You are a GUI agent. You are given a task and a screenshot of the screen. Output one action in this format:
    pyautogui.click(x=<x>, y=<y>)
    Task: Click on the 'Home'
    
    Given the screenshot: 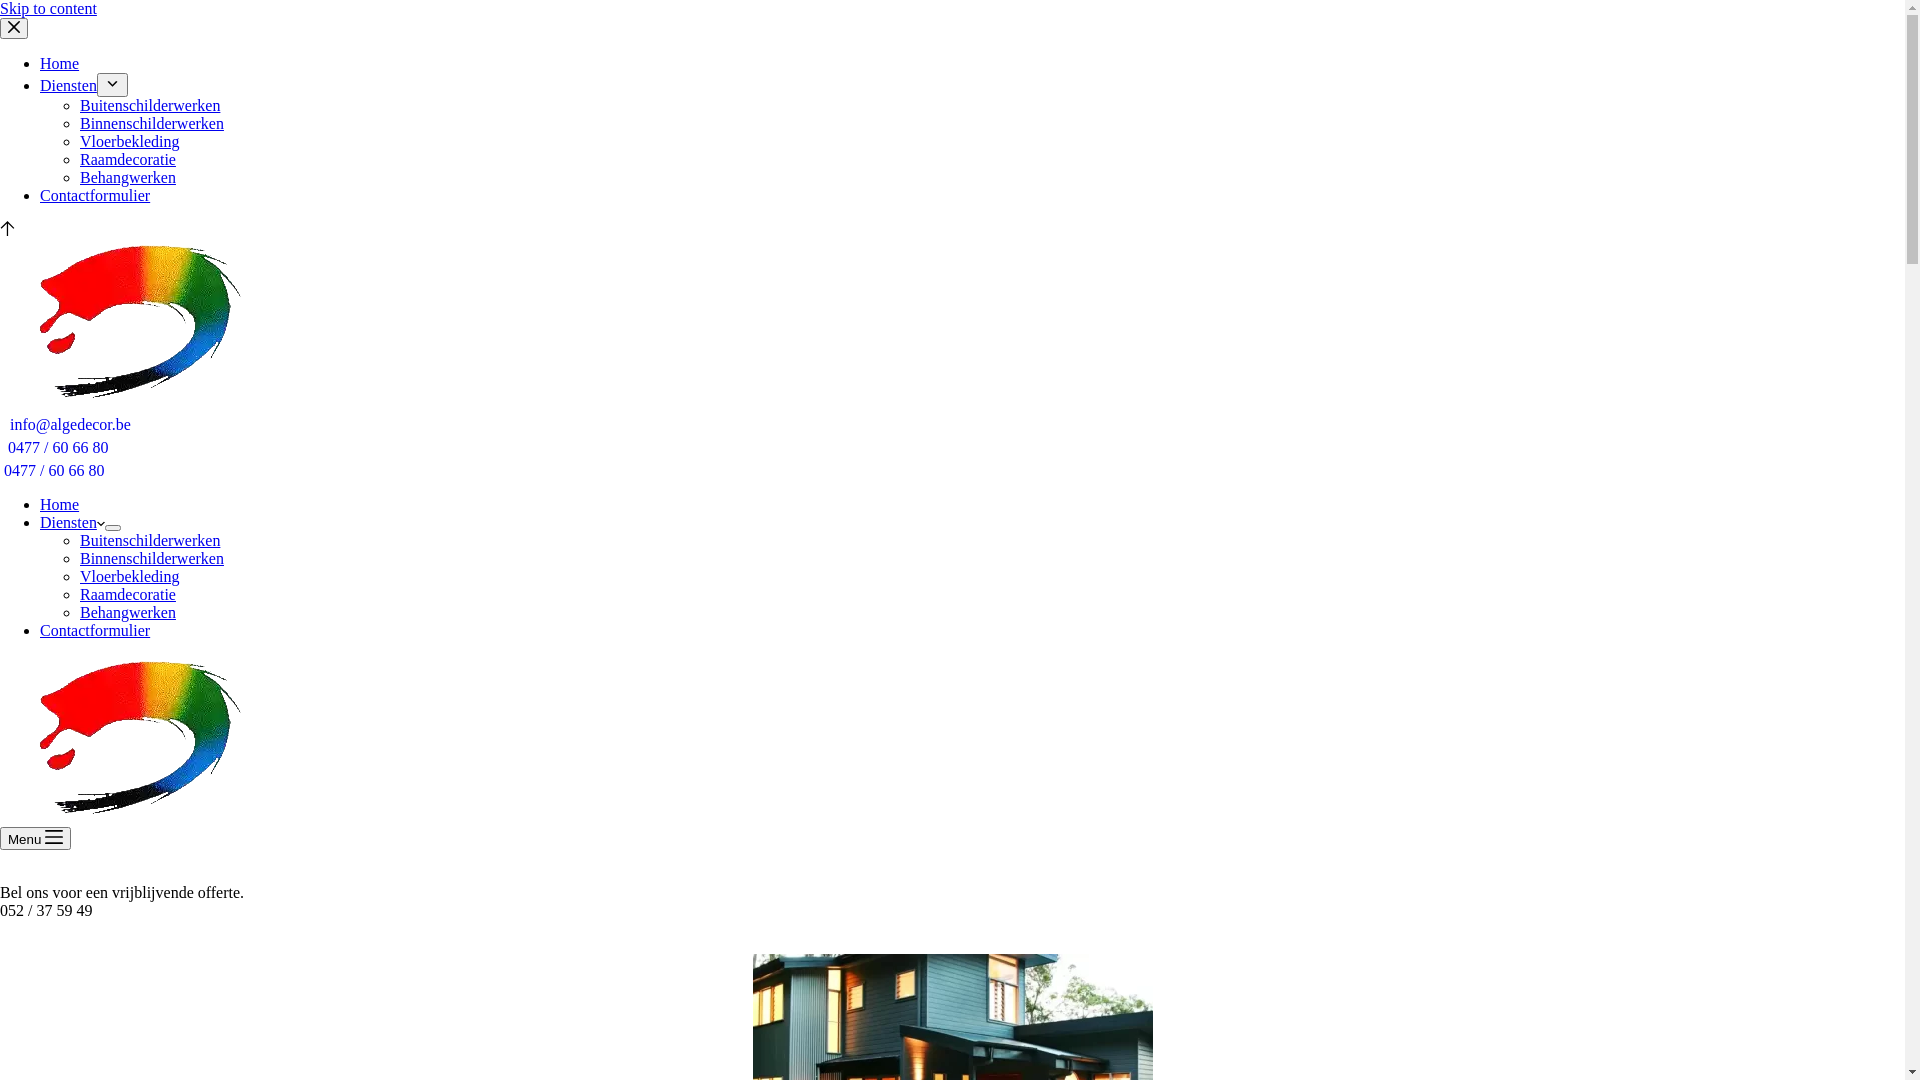 What is the action you would take?
    pyautogui.click(x=39, y=62)
    